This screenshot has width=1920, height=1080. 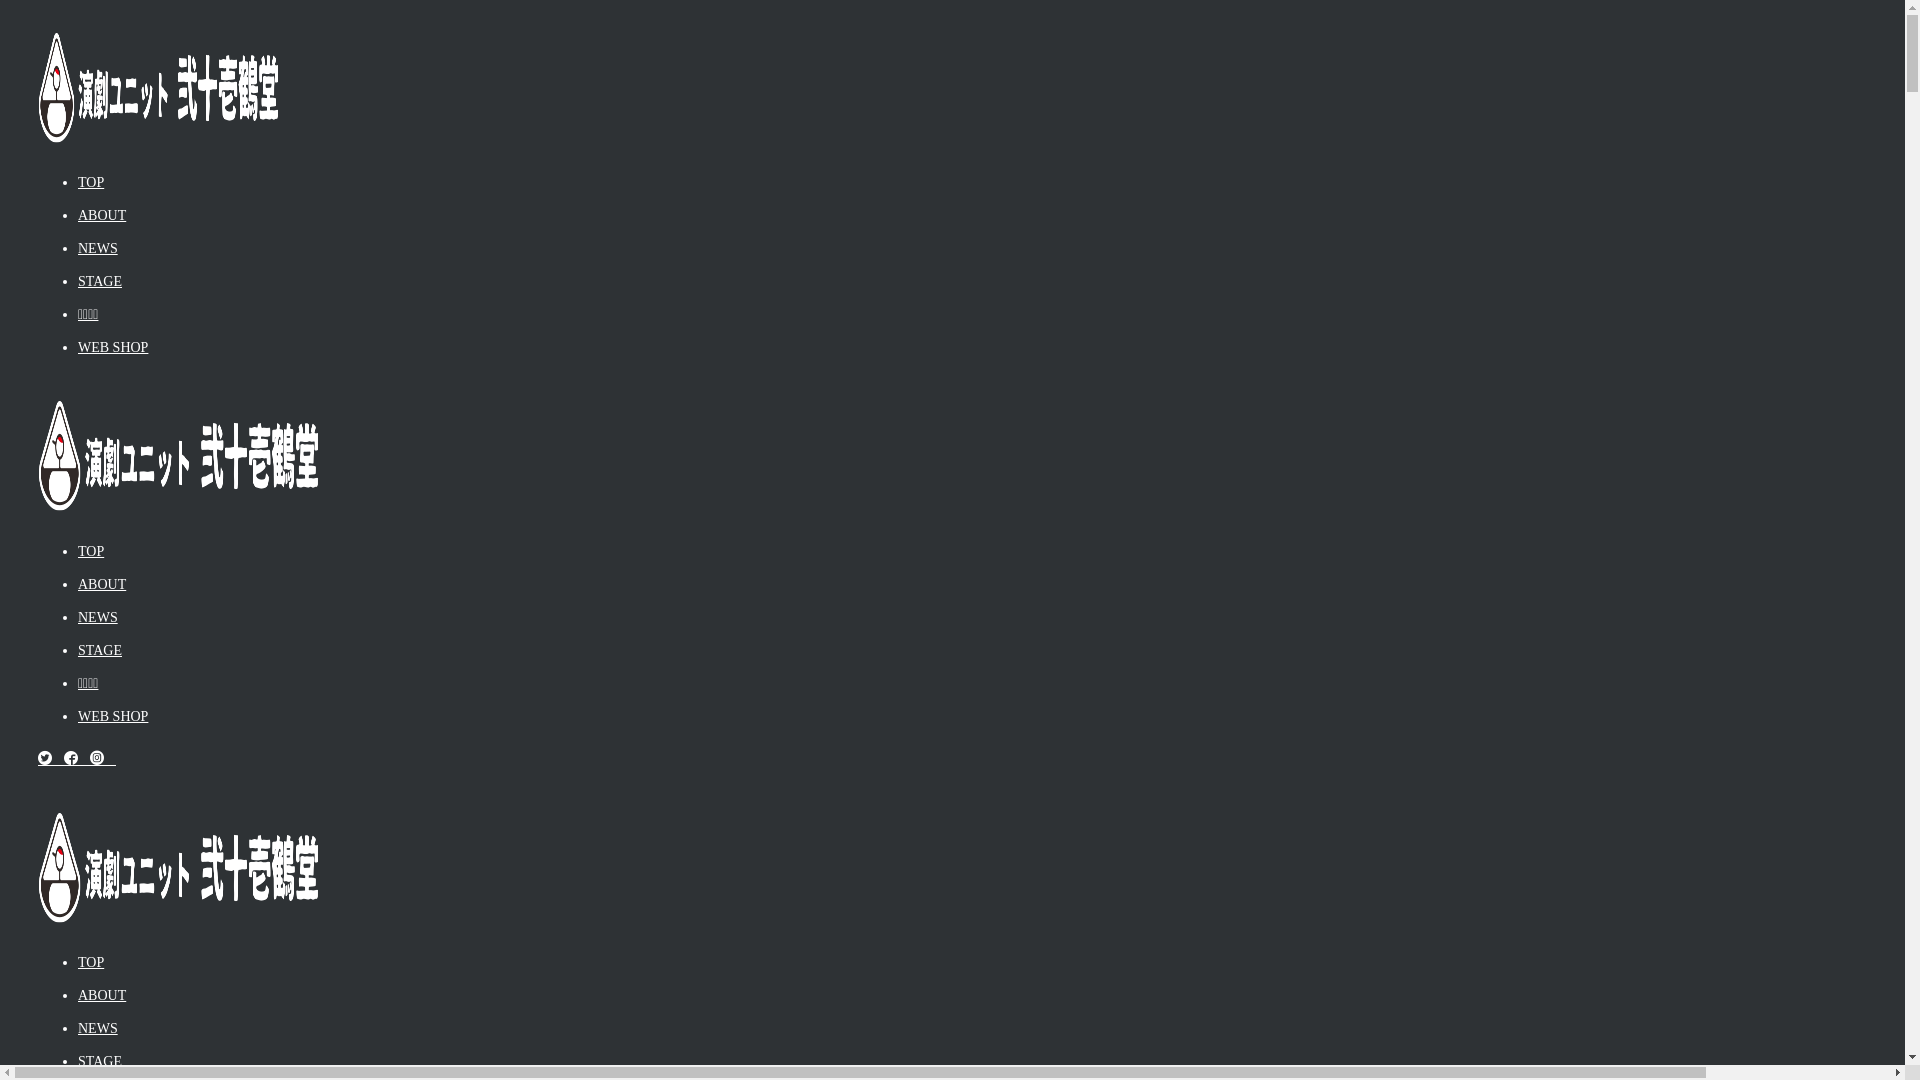 What do you see at coordinates (90, 961) in the screenshot?
I see `'TOP'` at bounding box center [90, 961].